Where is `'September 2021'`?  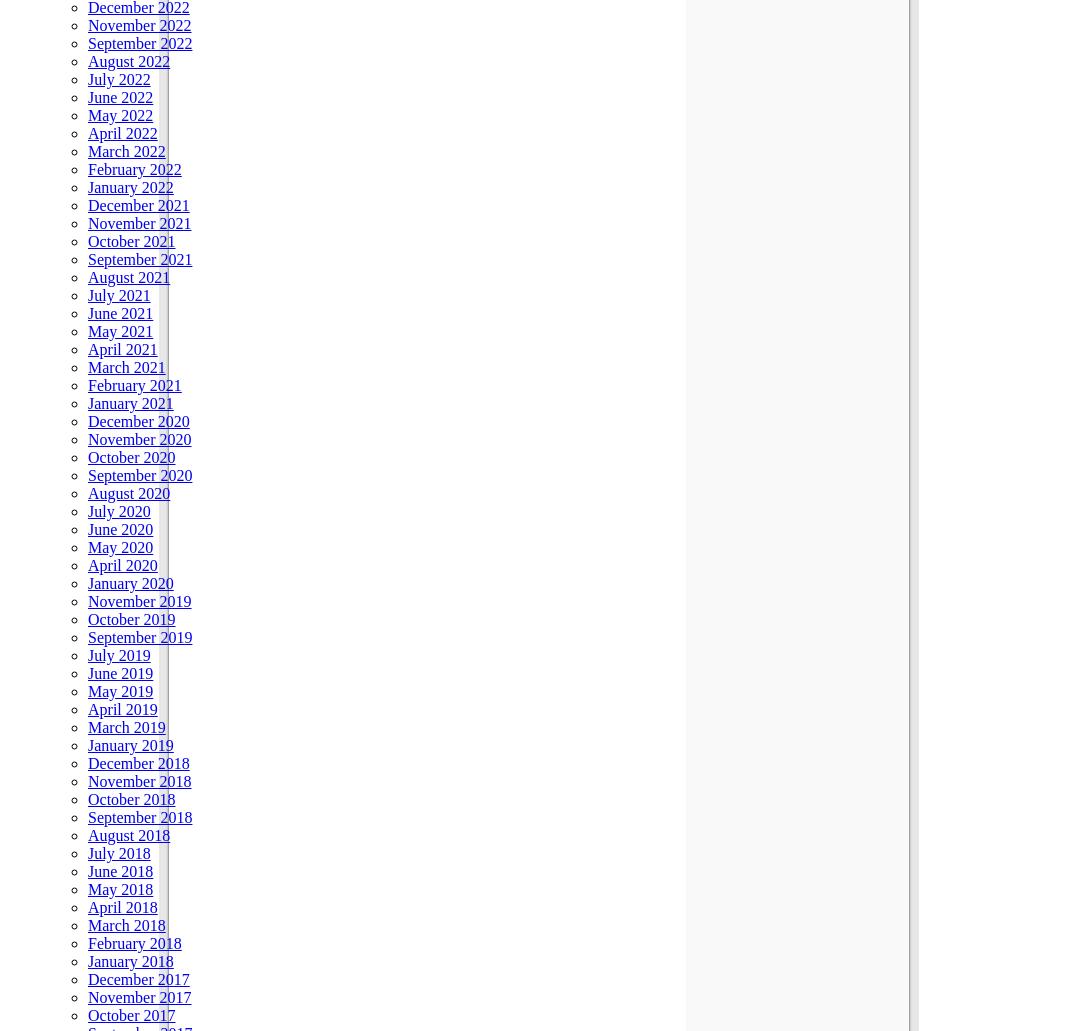
'September 2021' is located at coordinates (140, 258).